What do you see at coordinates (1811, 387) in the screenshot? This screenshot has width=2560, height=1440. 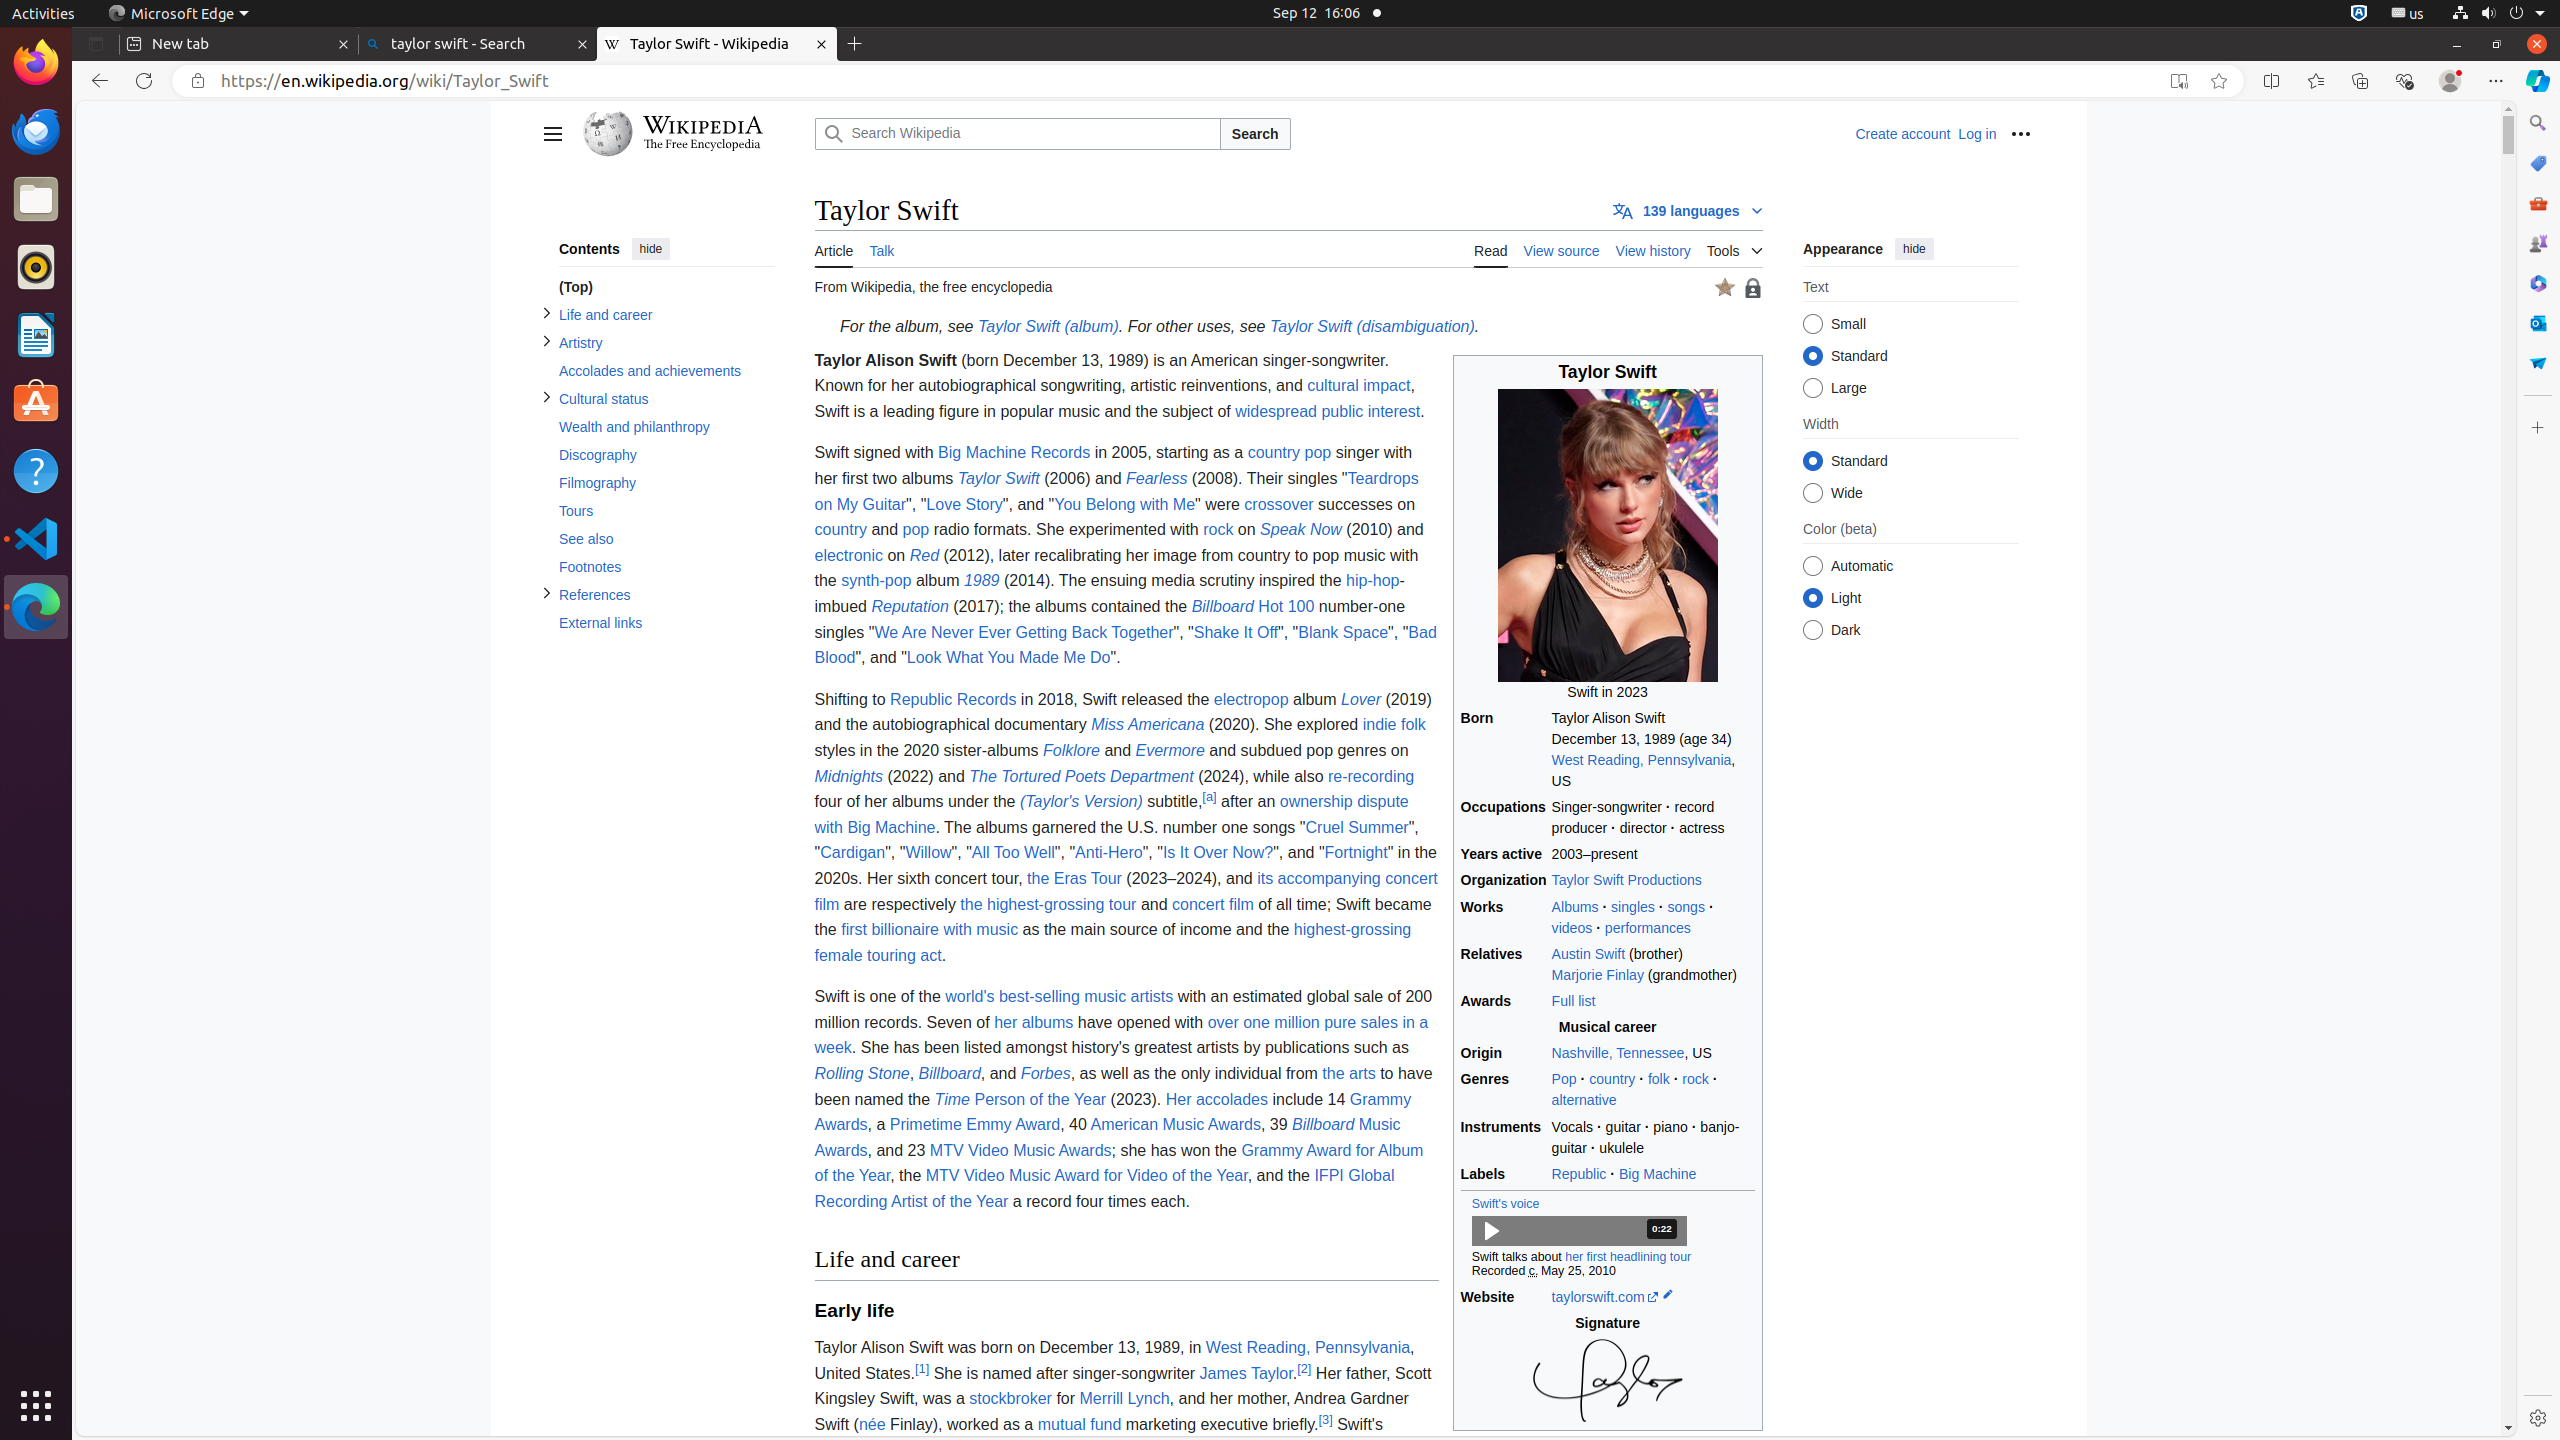 I see `'Large'` at bounding box center [1811, 387].